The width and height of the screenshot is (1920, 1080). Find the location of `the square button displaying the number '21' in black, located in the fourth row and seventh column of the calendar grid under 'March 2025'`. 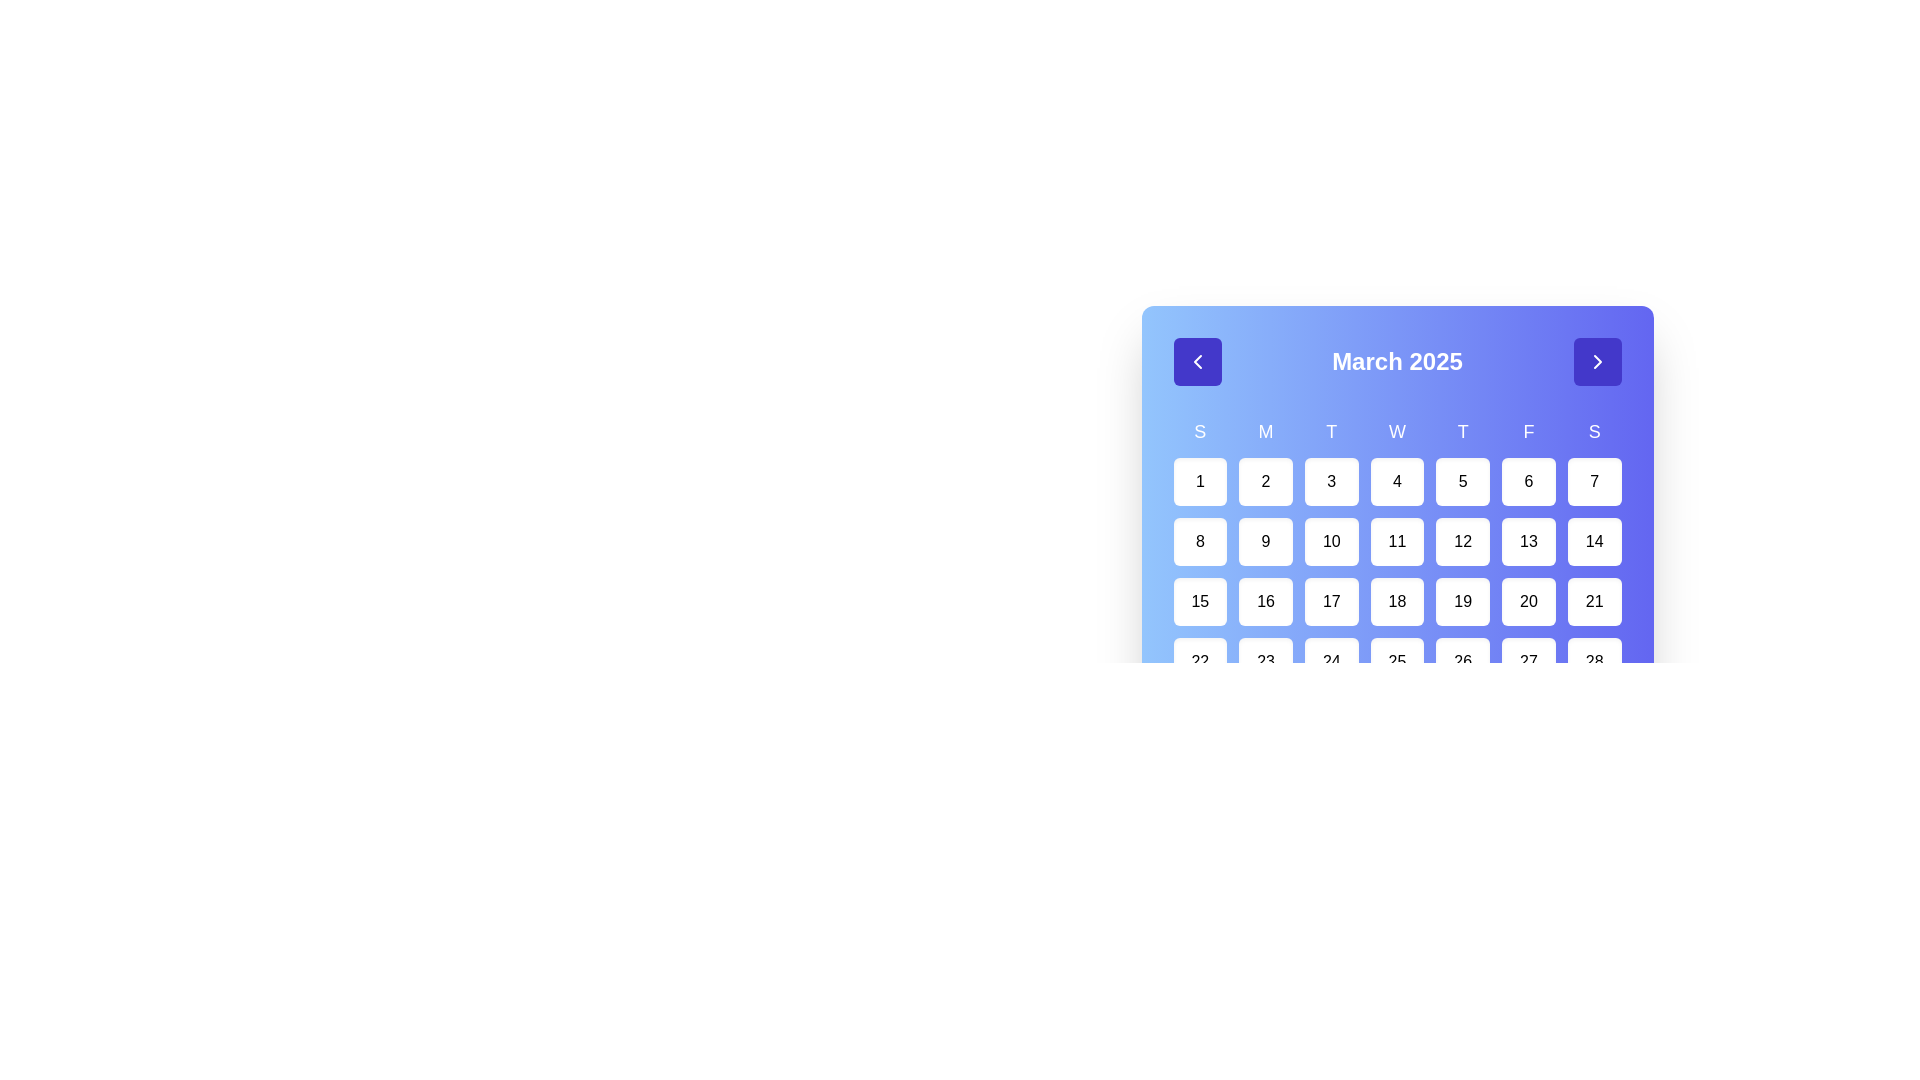

the square button displaying the number '21' in black, located in the fourth row and seventh column of the calendar grid under 'March 2025' is located at coordinates (1593, 600).